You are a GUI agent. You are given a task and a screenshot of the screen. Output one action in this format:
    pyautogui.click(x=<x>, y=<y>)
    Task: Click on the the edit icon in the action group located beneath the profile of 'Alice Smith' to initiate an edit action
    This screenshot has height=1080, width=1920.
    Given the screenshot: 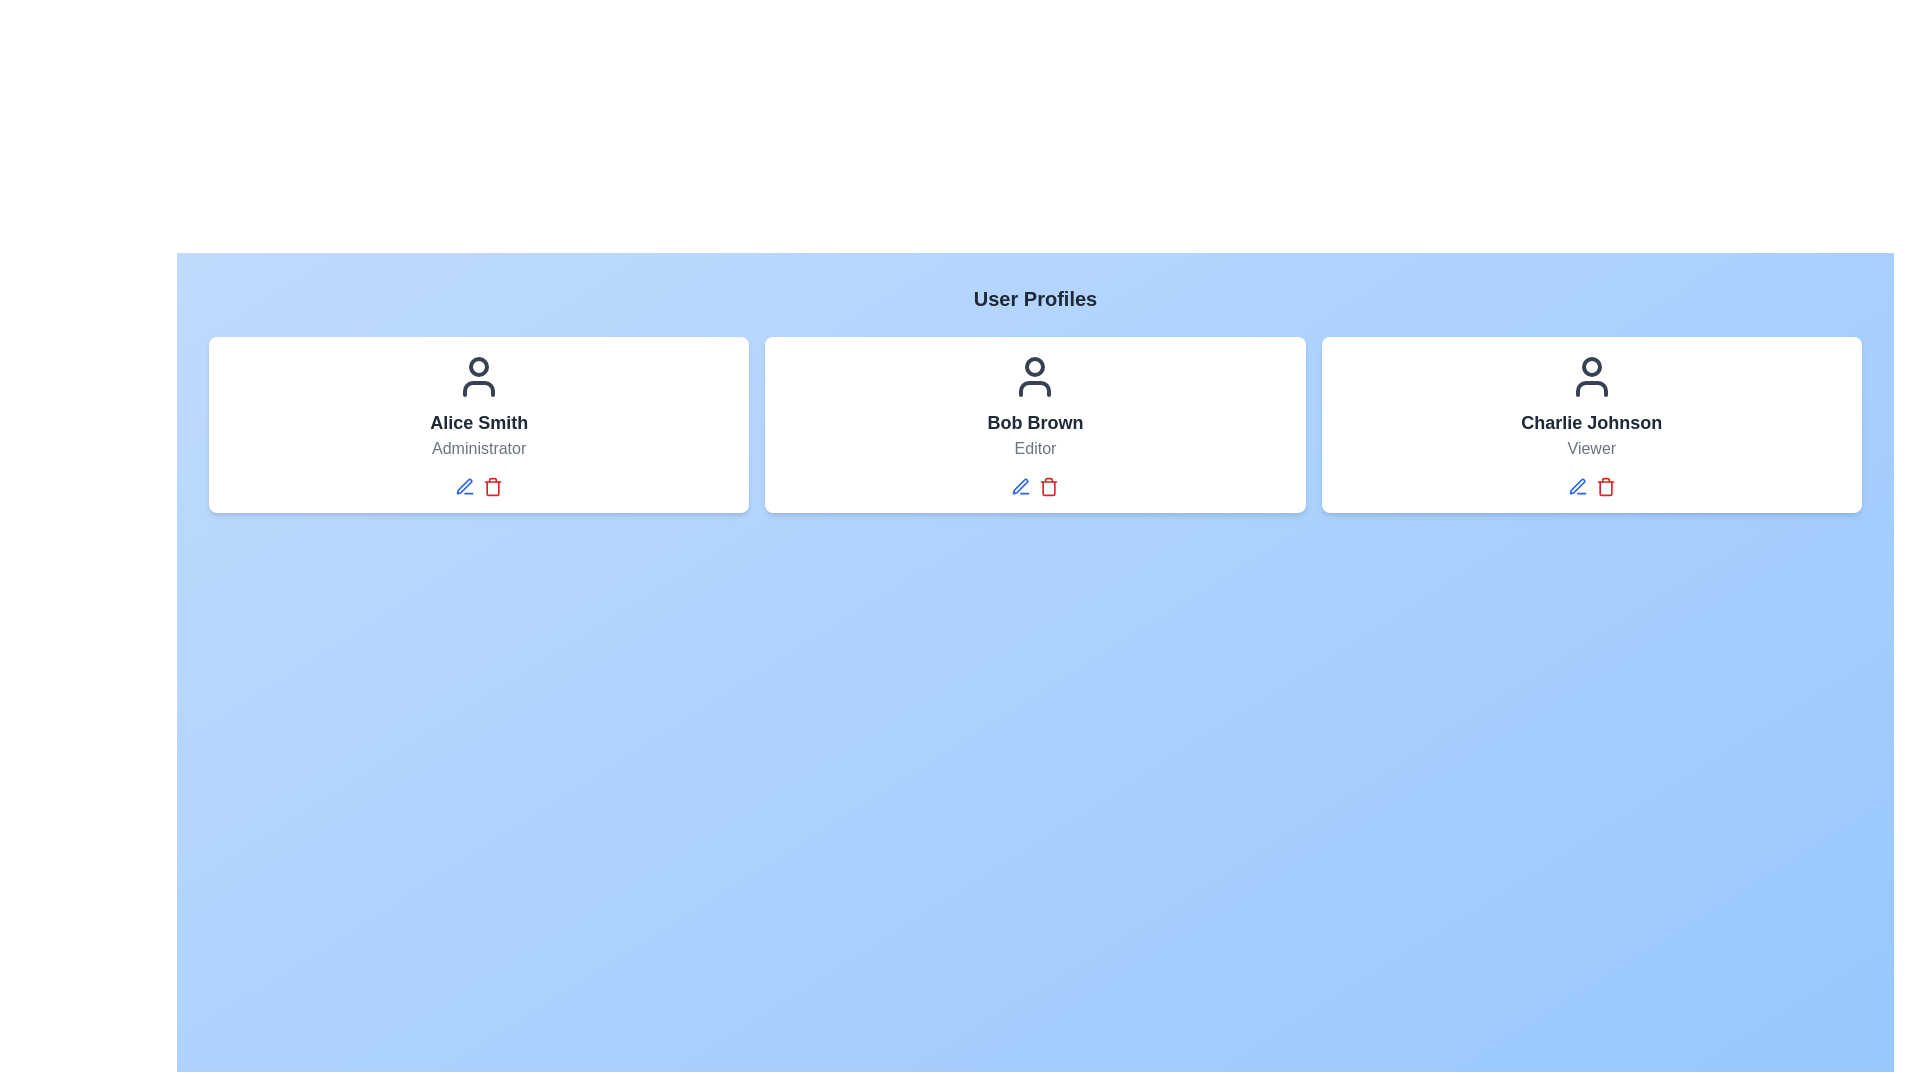 What is the action you would take?
    pyautogui.click(x=478, y=486)
    